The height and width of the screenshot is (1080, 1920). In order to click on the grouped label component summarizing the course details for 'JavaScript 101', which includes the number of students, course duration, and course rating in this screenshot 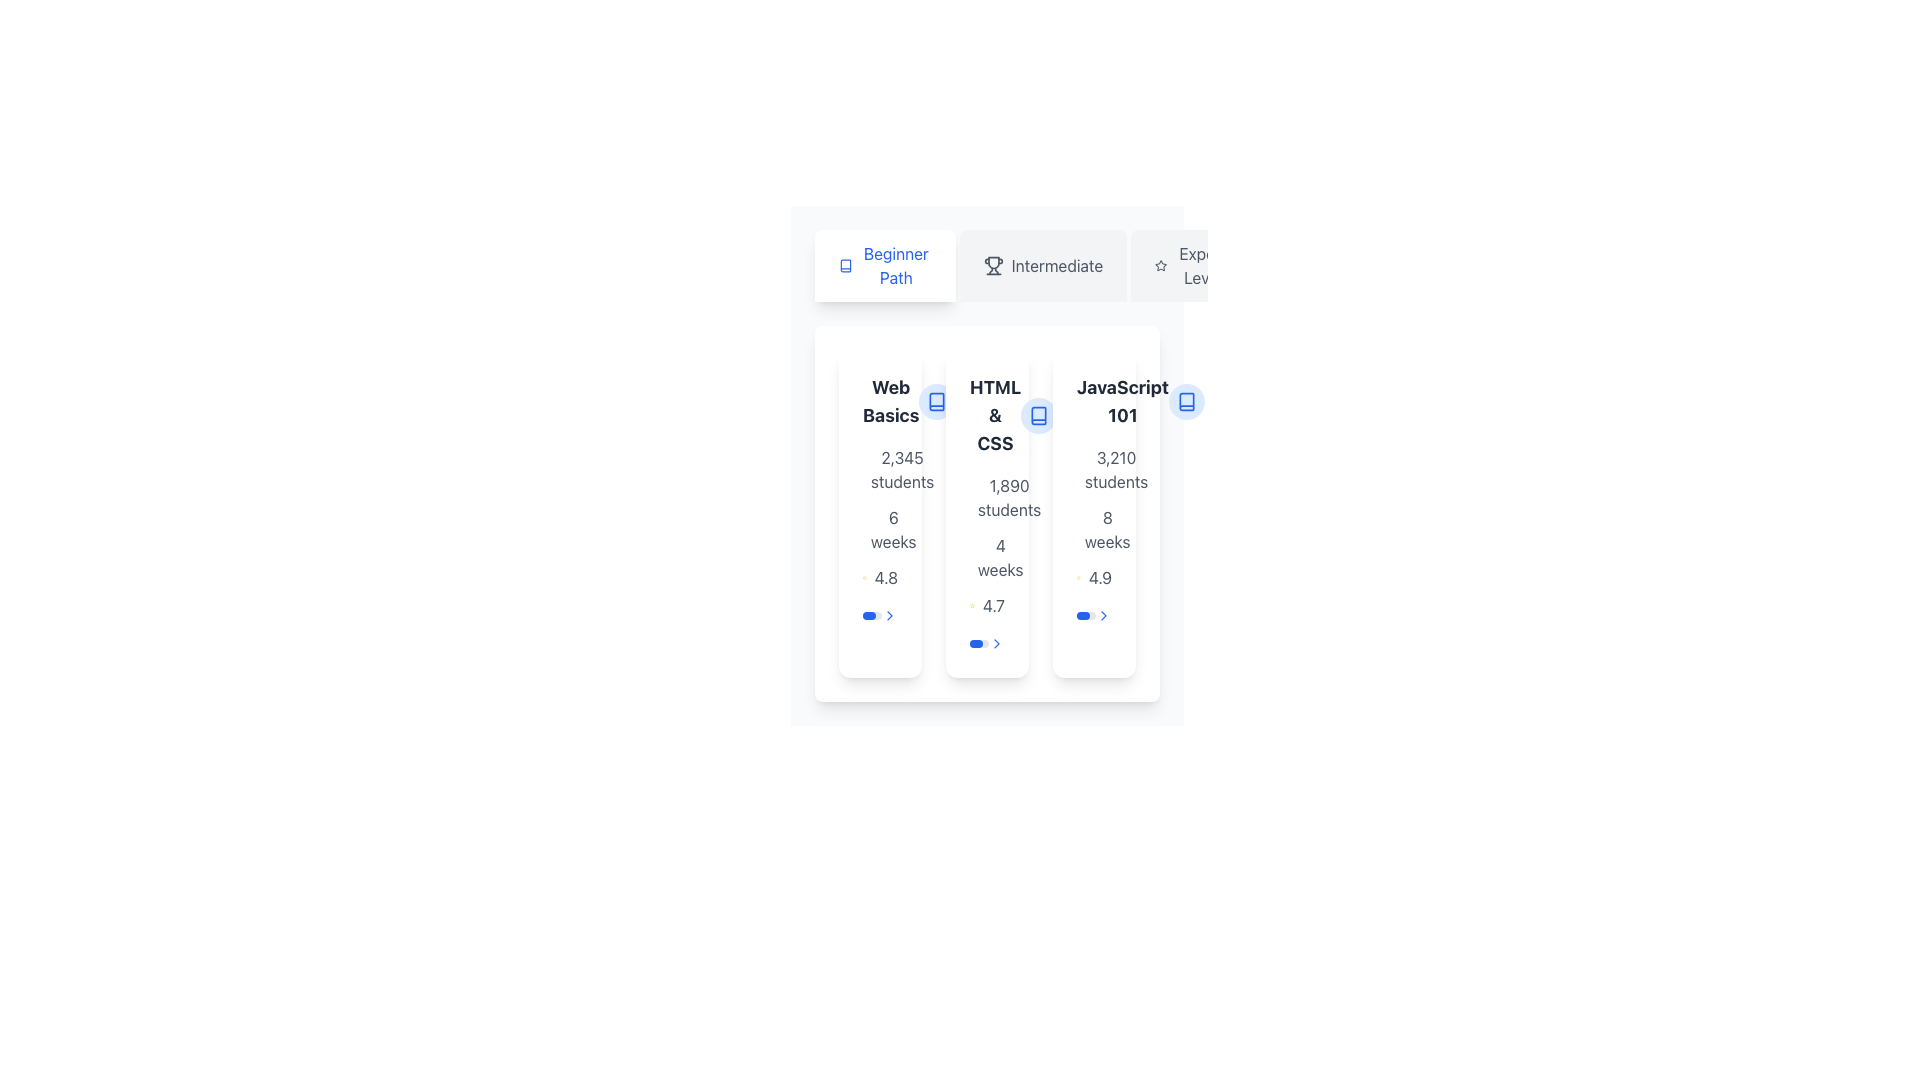, I will do `click(1093, 516)`.